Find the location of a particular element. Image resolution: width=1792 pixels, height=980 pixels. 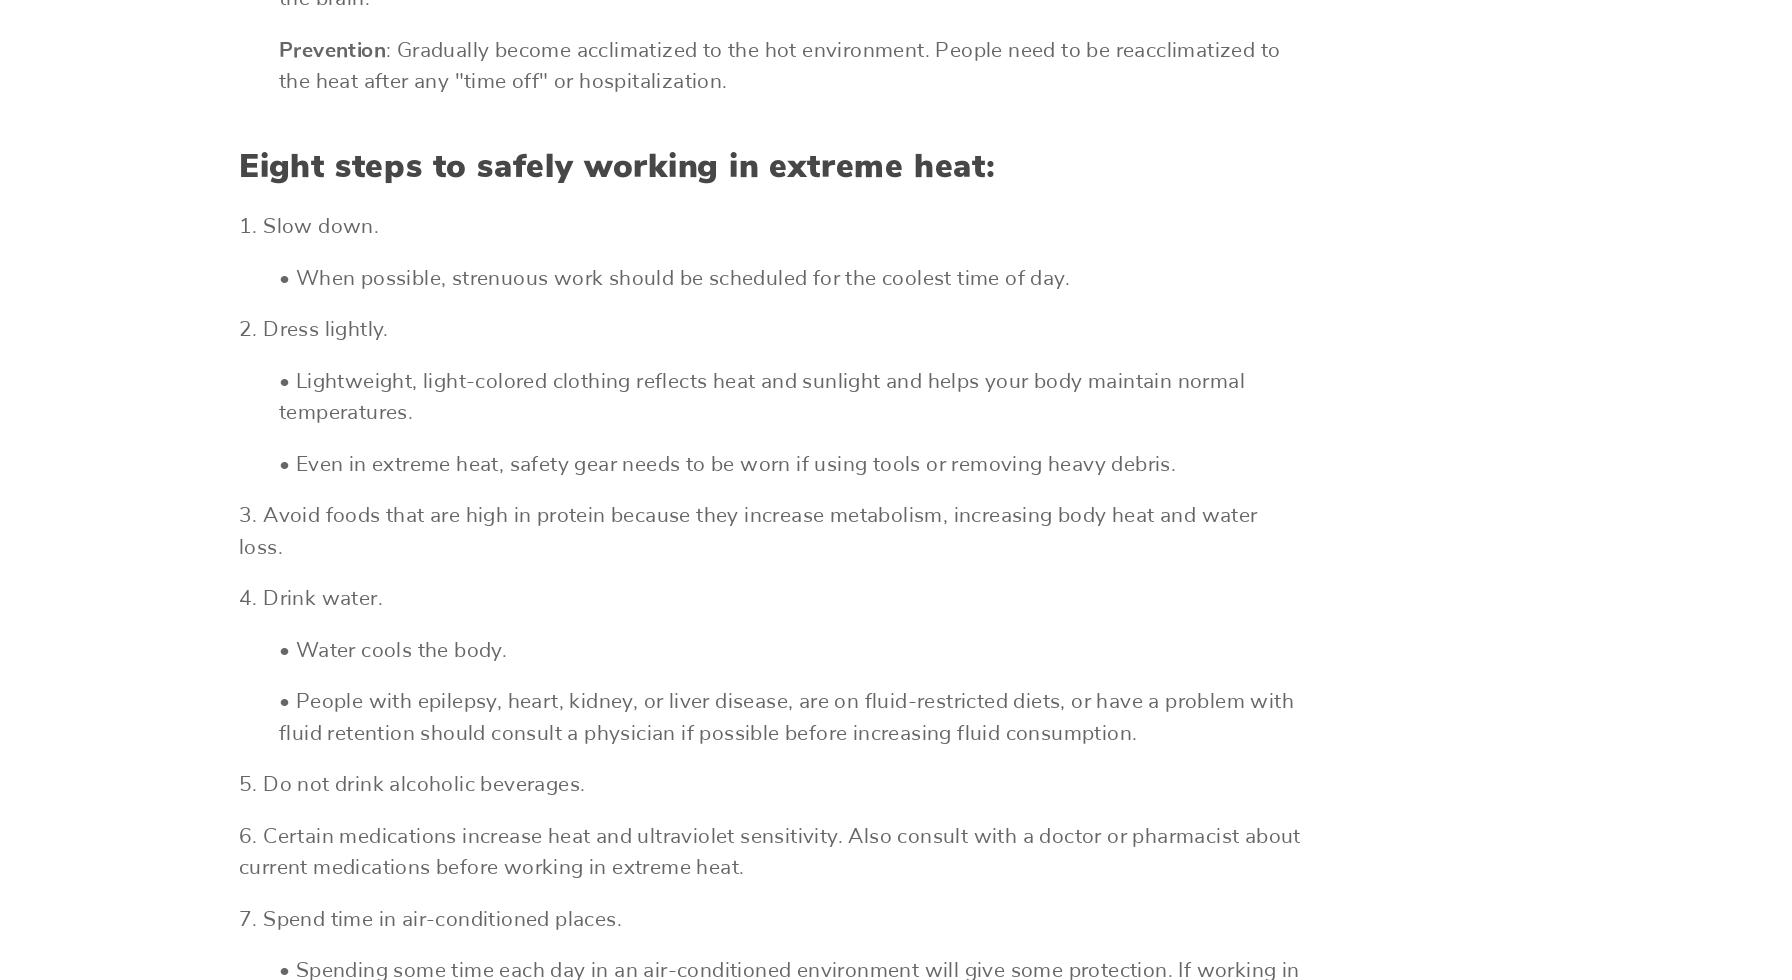

'• Even in extreme heat, safety gear needs to be worn if using tools or removing heavy debris.' is located at coordinates (727, 463).